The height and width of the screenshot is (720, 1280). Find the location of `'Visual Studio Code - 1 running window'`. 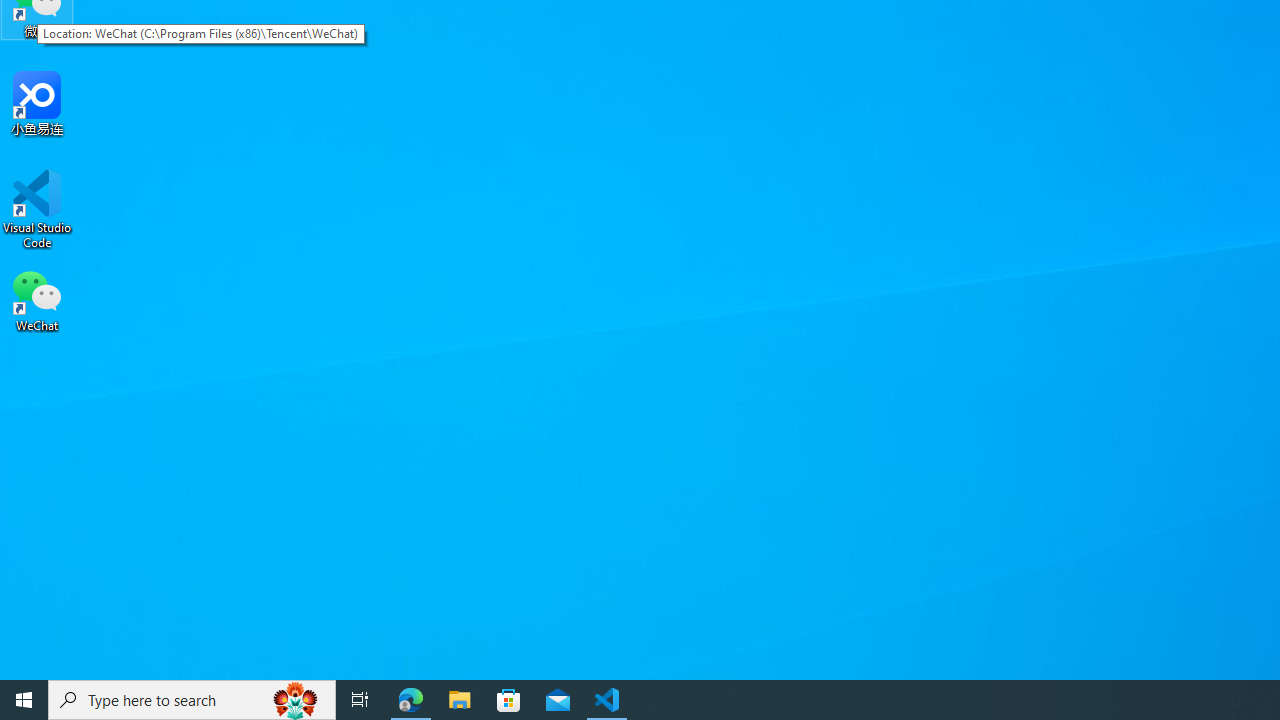

'Visual Studio Code - 1 running window' is located at coordinates (606, 698).